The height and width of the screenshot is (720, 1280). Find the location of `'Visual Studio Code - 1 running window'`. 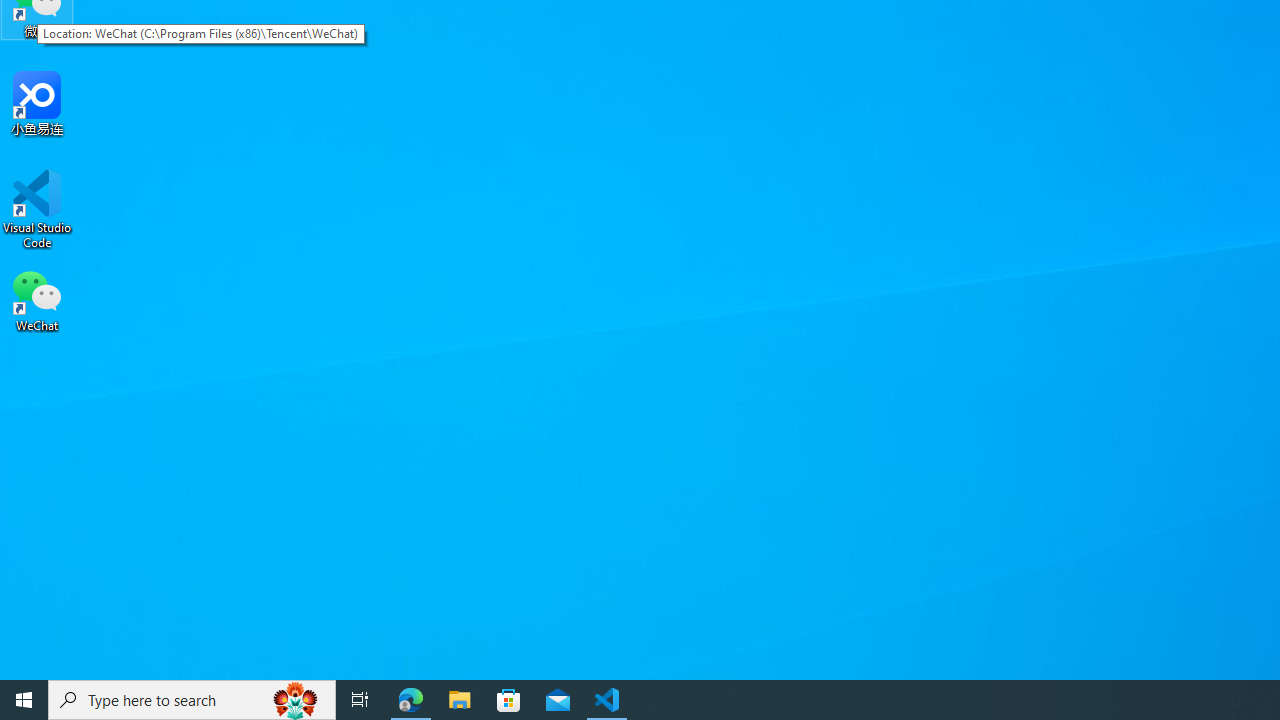

'Visual Studio Code - 1 running window' is located at coordinates (606, 698).